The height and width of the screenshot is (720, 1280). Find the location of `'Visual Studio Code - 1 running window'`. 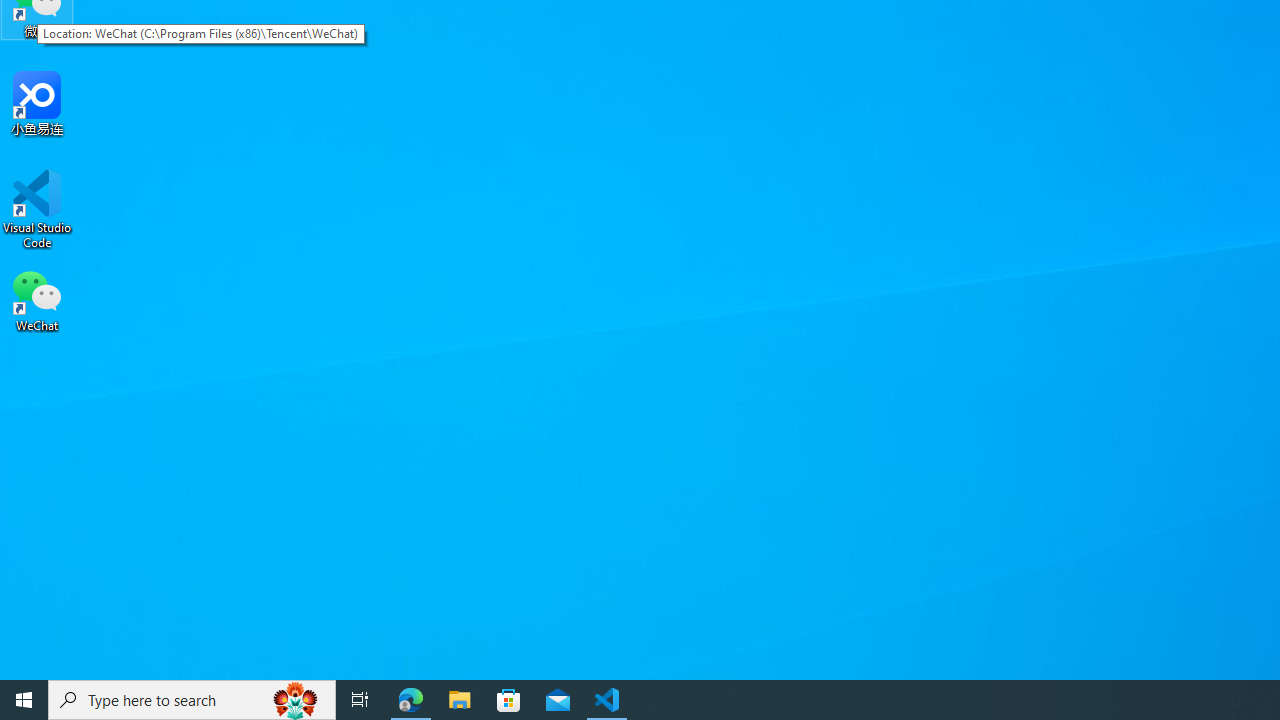

'Visual Studio Code - 1 running window' is located at coordinates (606, 698).